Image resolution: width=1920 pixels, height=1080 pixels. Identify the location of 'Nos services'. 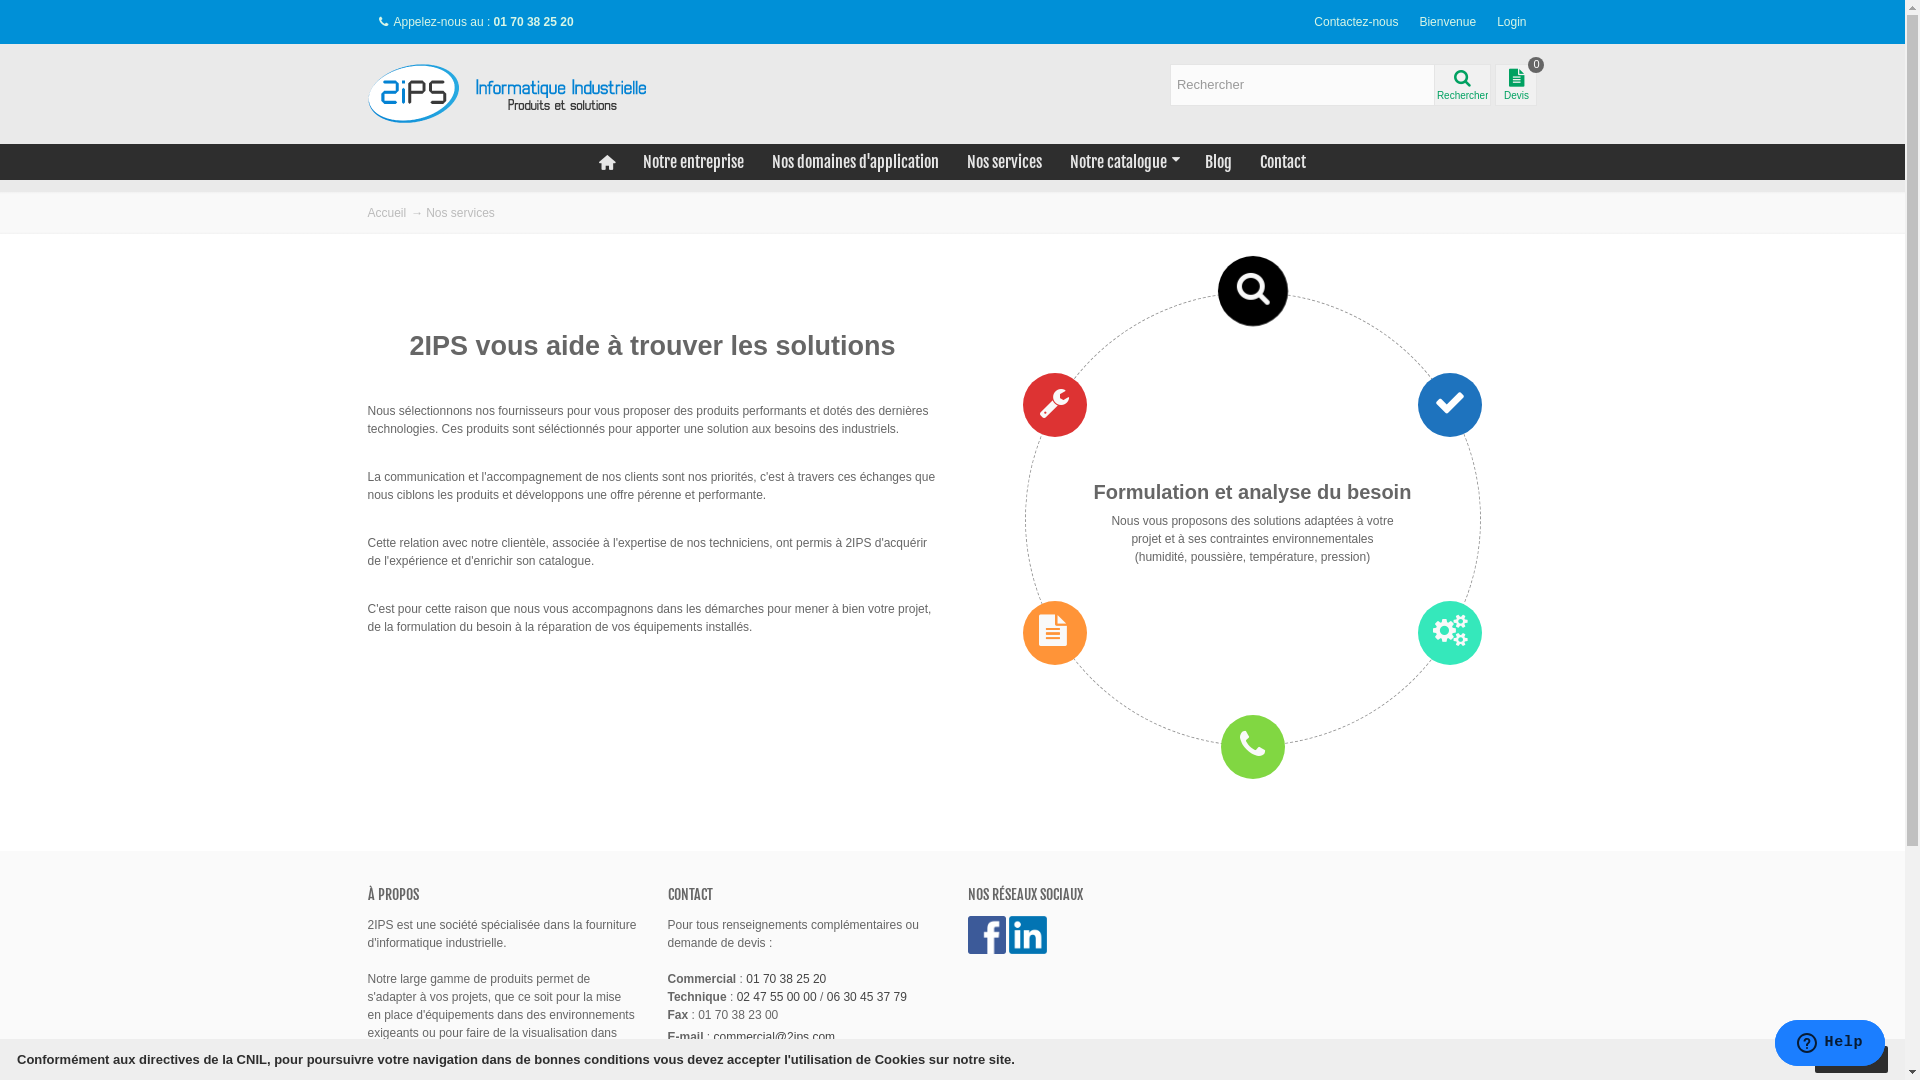
(1004, 161).